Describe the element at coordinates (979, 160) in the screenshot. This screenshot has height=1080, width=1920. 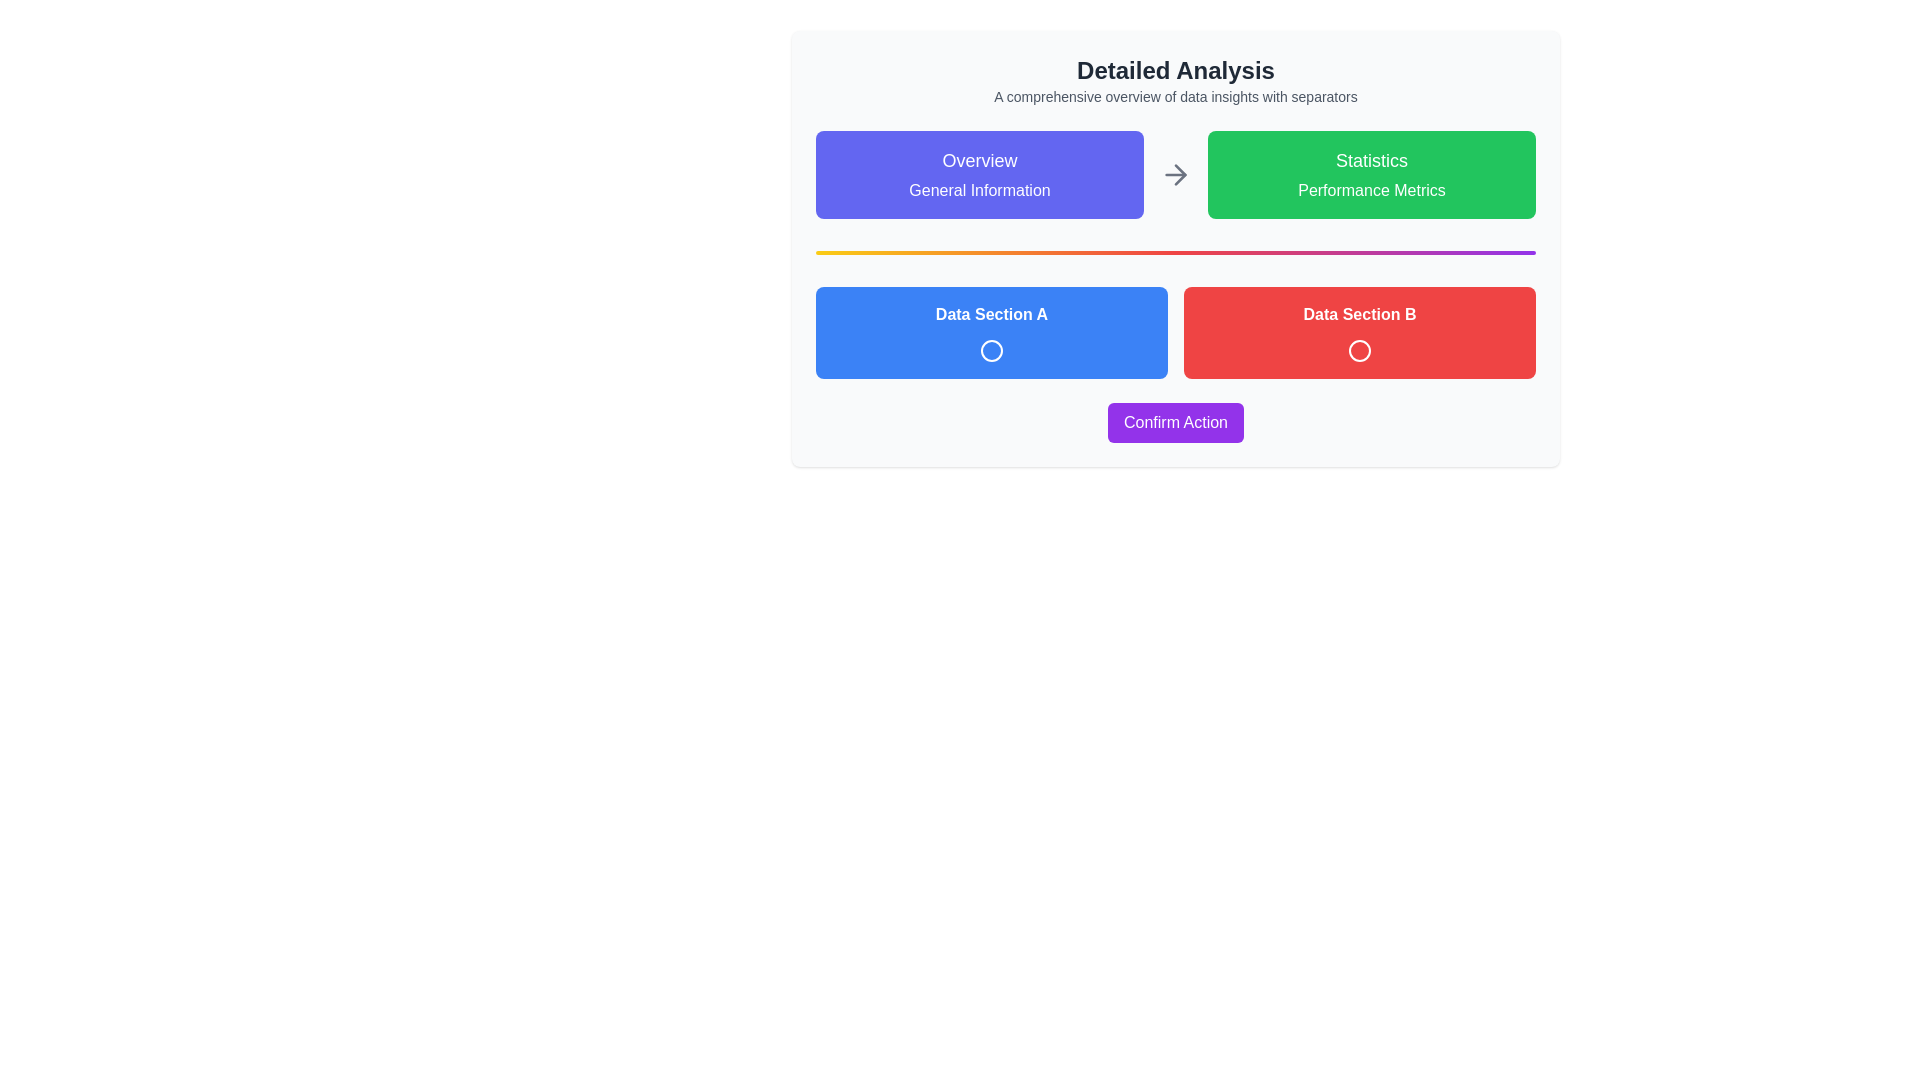
I see `the 'Overview' text label, which is styled with a large font size and semi-bold weight, located at the top of a blue rectangular button-like area in the leftmost of two adjacent boxes` at that location.